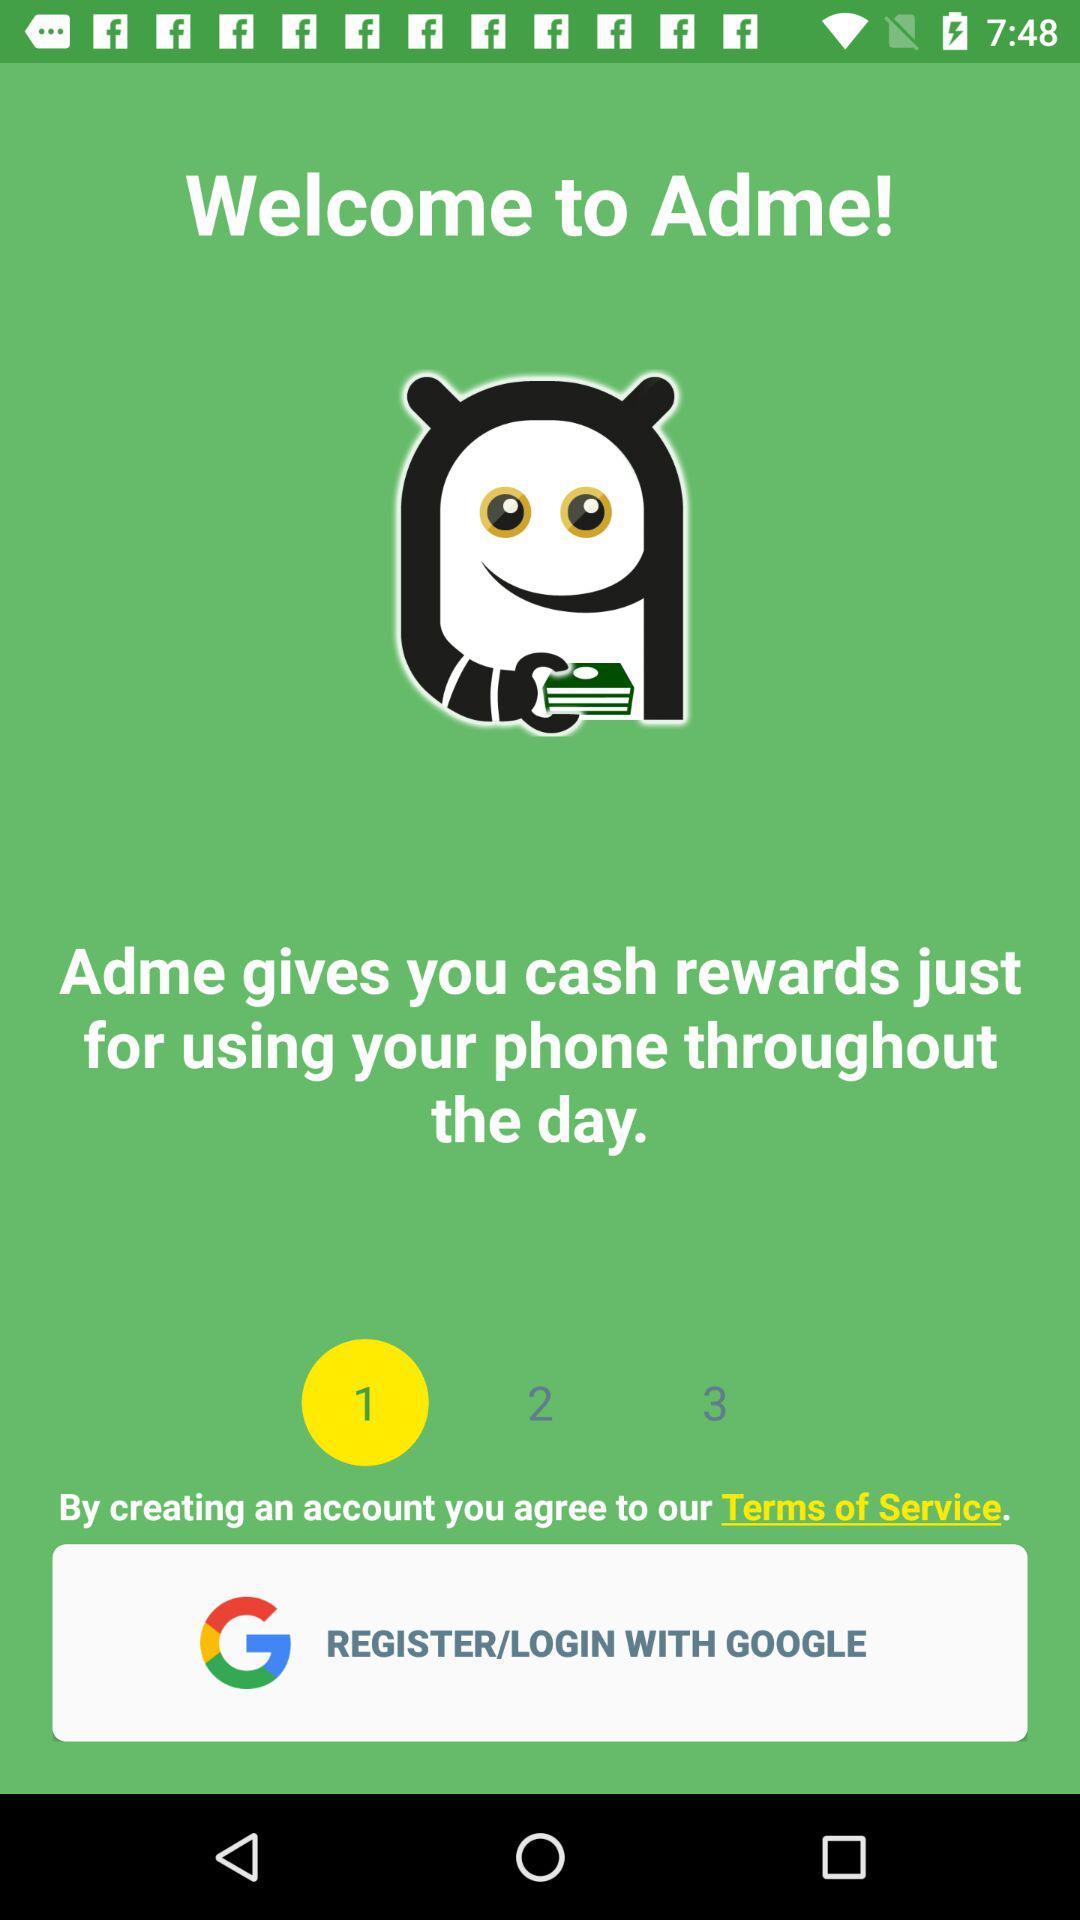  I want to click on the icon to the right of the 2, so click(714, 1401).